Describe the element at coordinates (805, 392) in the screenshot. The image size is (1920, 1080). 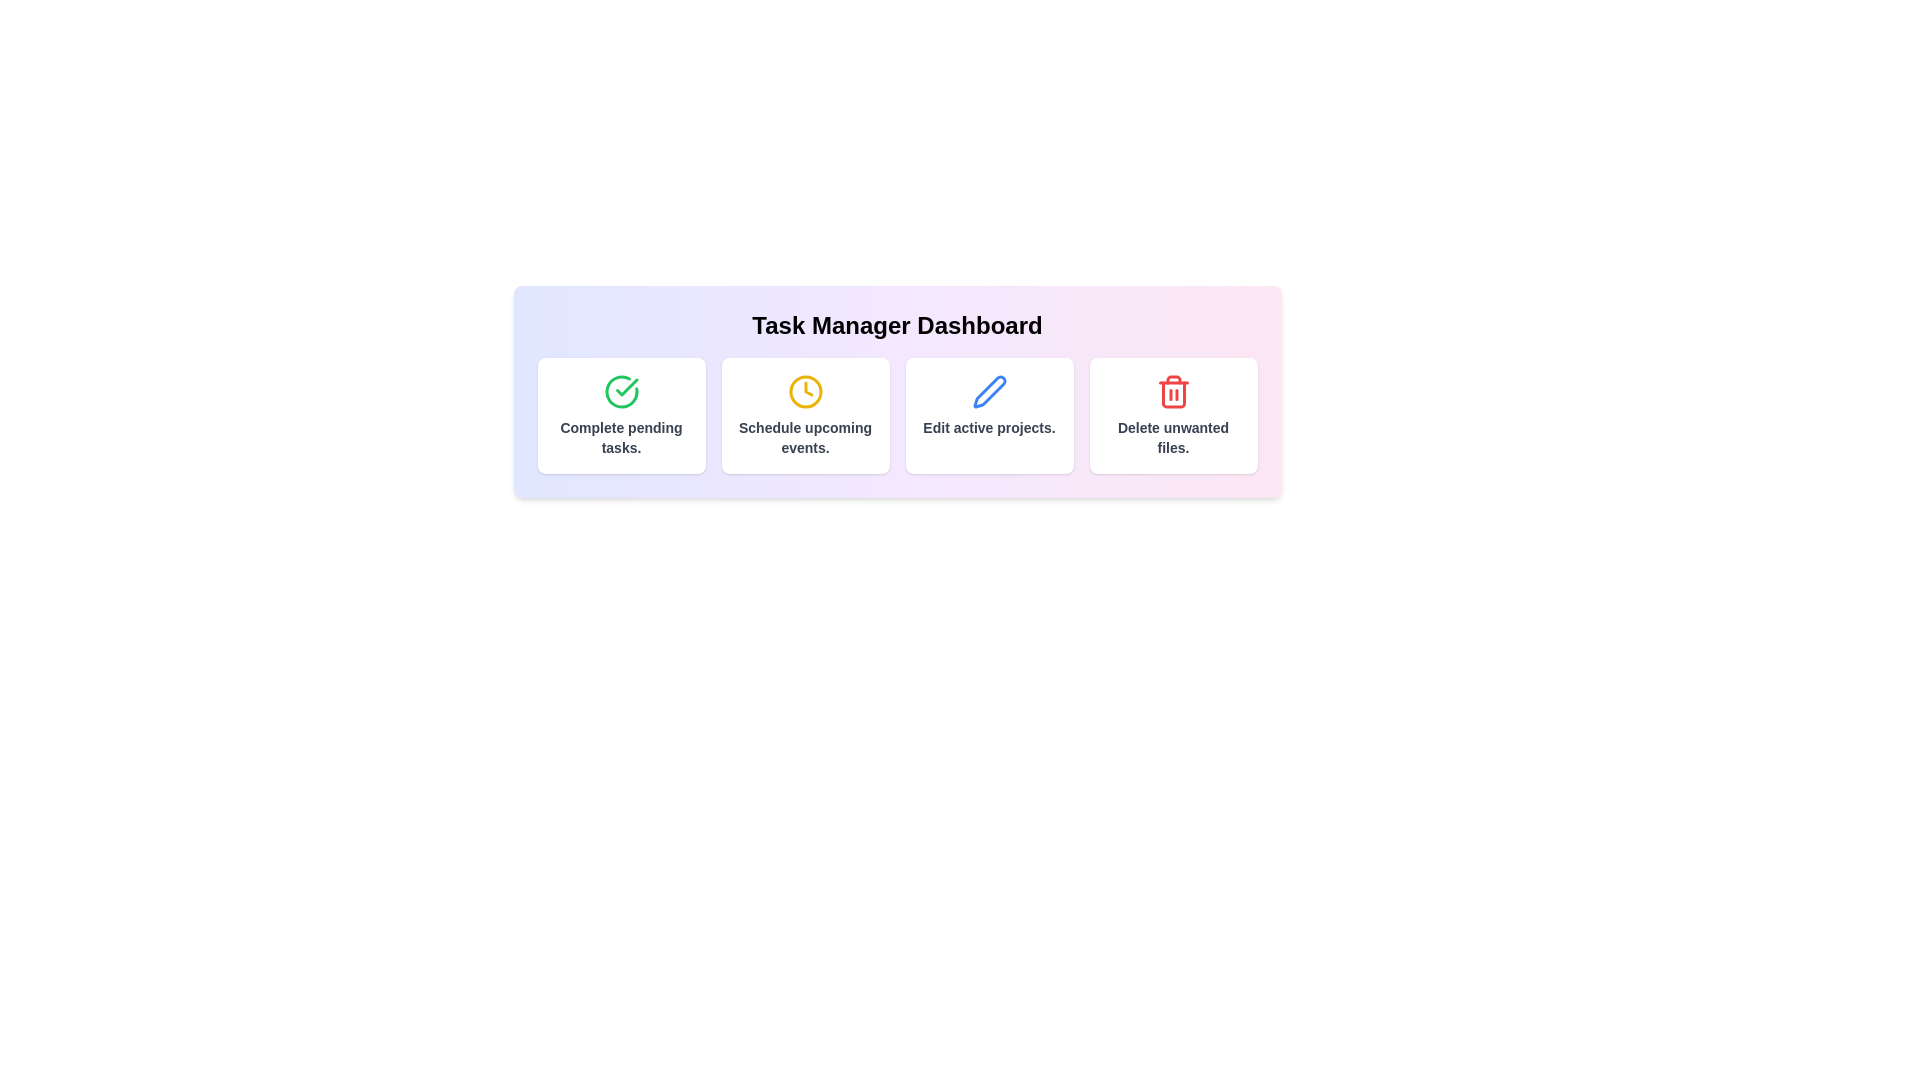
I see `the outer circular shape of the yellow clock icon located in the second card labeled 'Schedule upcoming events' within the dashboard panel` at that location.